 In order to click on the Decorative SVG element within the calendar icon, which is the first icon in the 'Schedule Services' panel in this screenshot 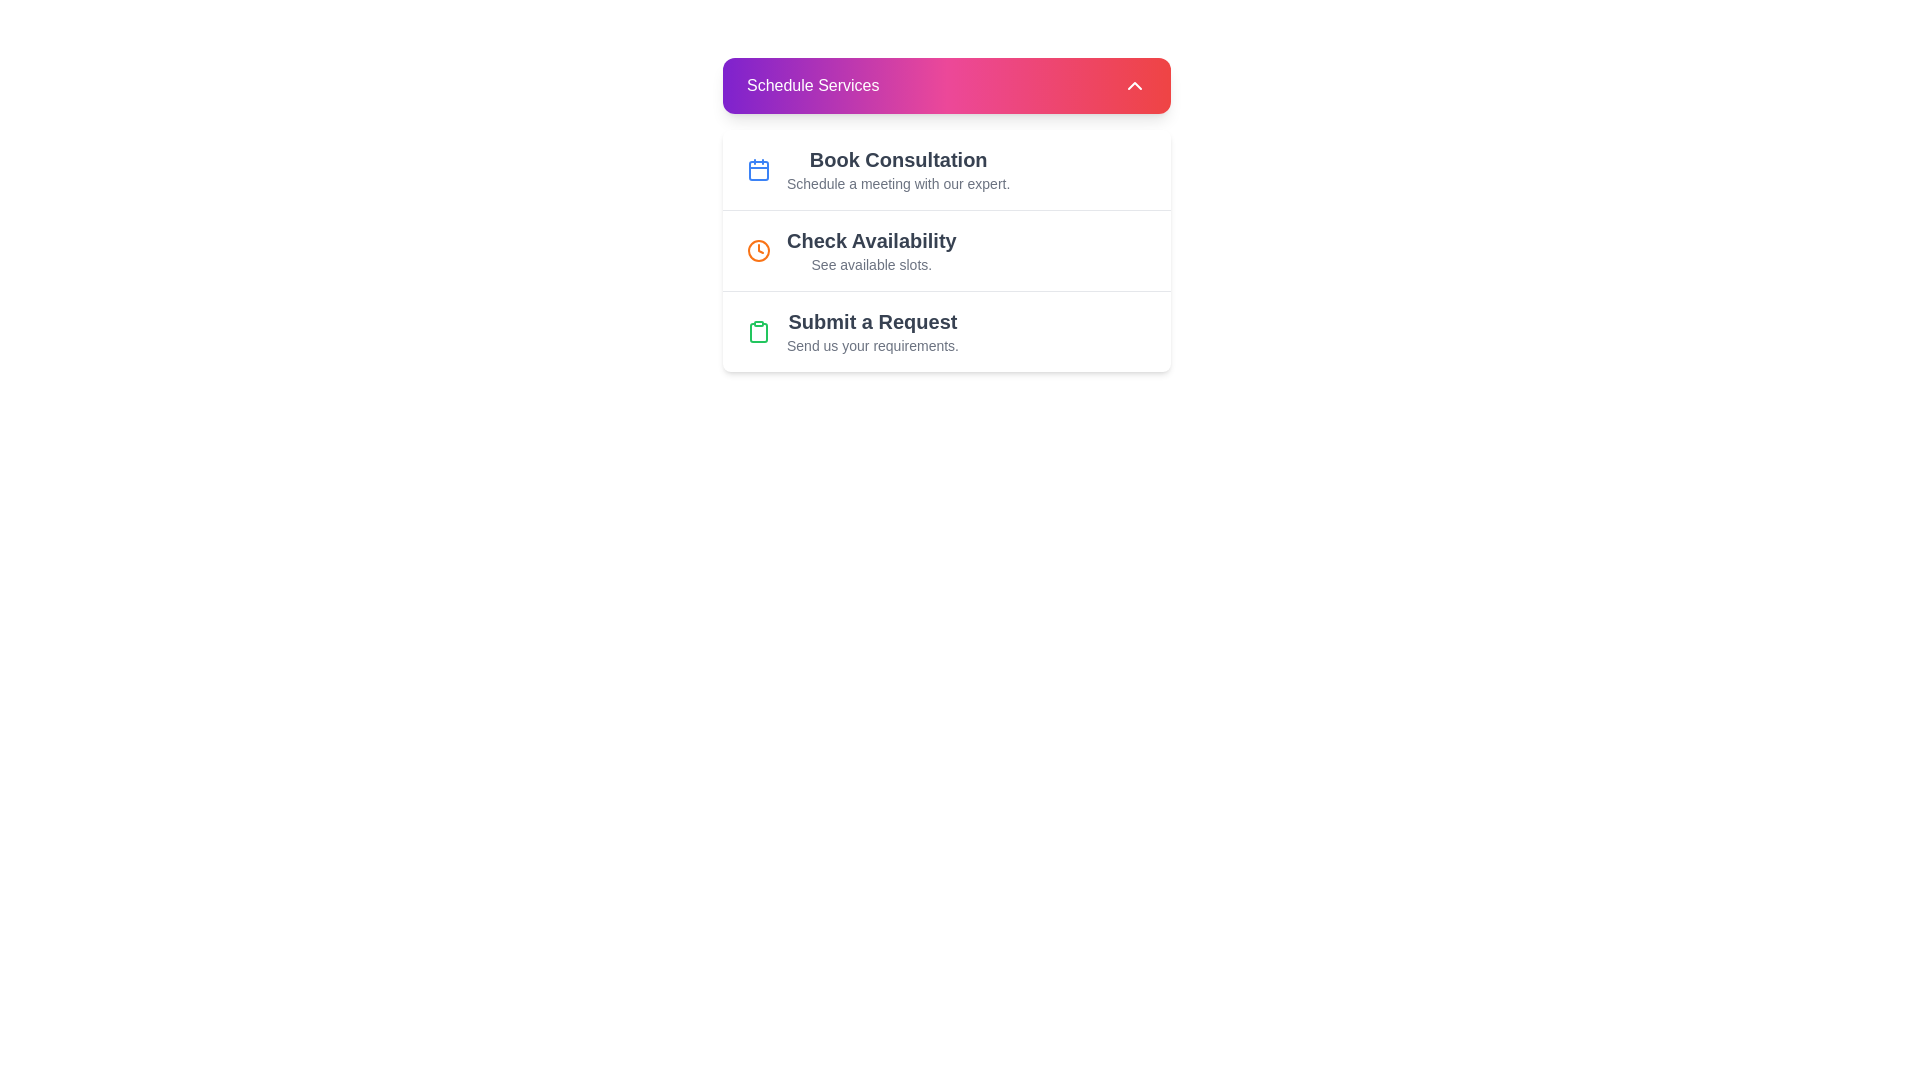, I will do `click(757, 169)`.